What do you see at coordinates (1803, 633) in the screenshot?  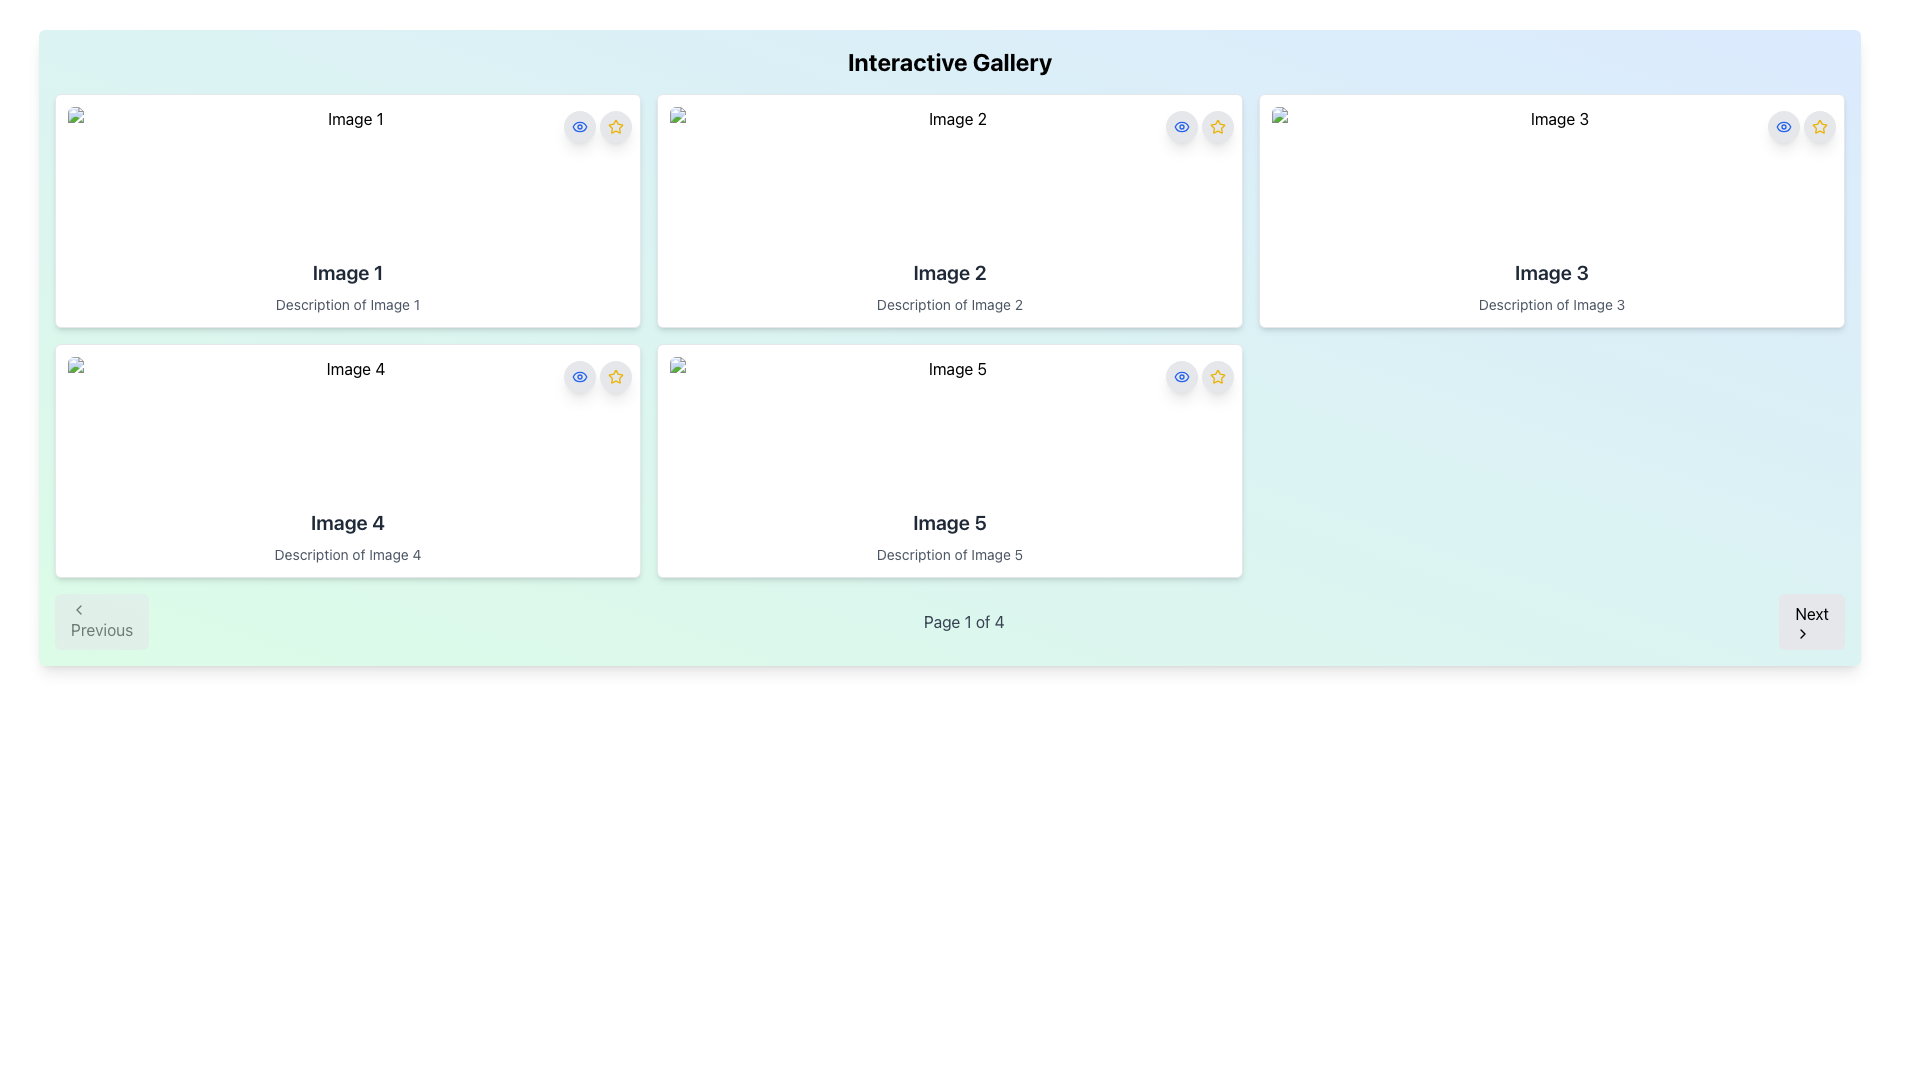 I see `the right-pointing chevron icon within the 'Next' button located at the bottom-right corner of the interface` at bounding box center [1803, 633].